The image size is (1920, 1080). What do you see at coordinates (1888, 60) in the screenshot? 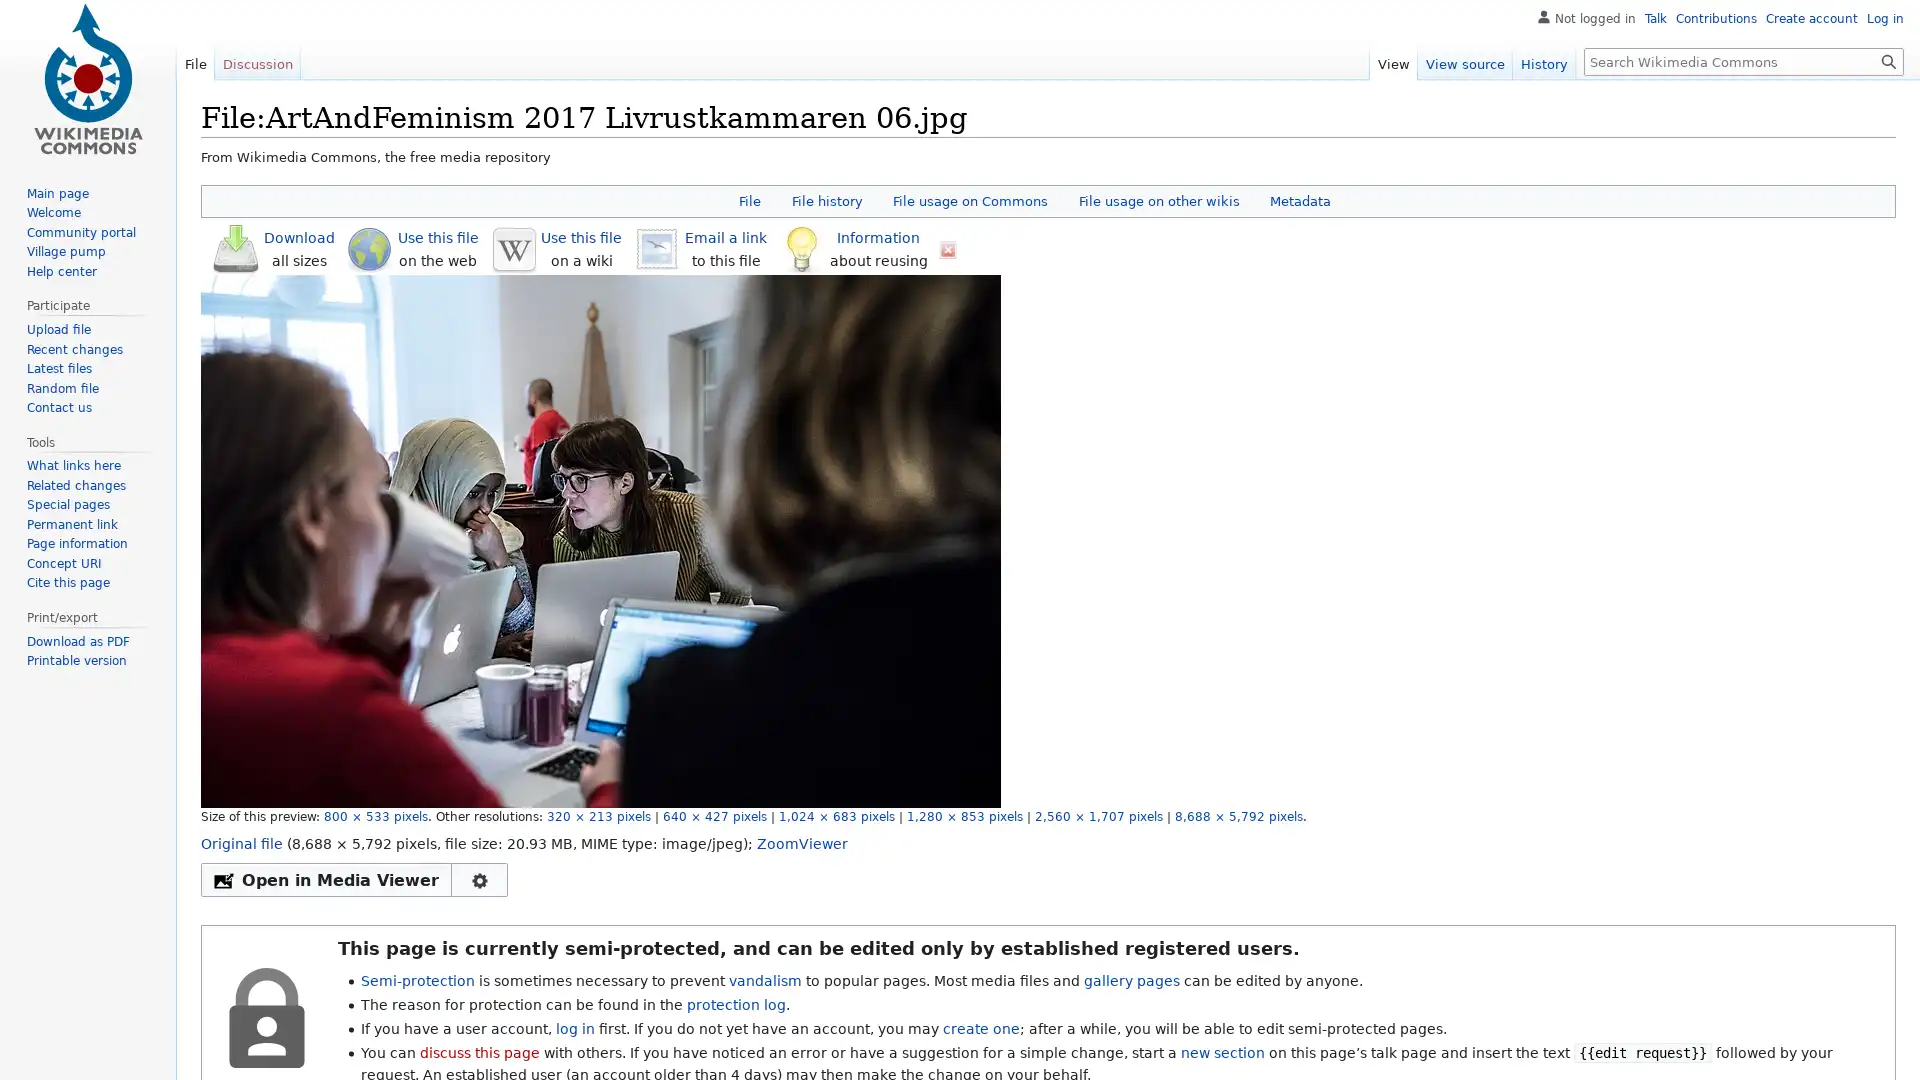
I see `Go` at bounding box center [1888, 60].